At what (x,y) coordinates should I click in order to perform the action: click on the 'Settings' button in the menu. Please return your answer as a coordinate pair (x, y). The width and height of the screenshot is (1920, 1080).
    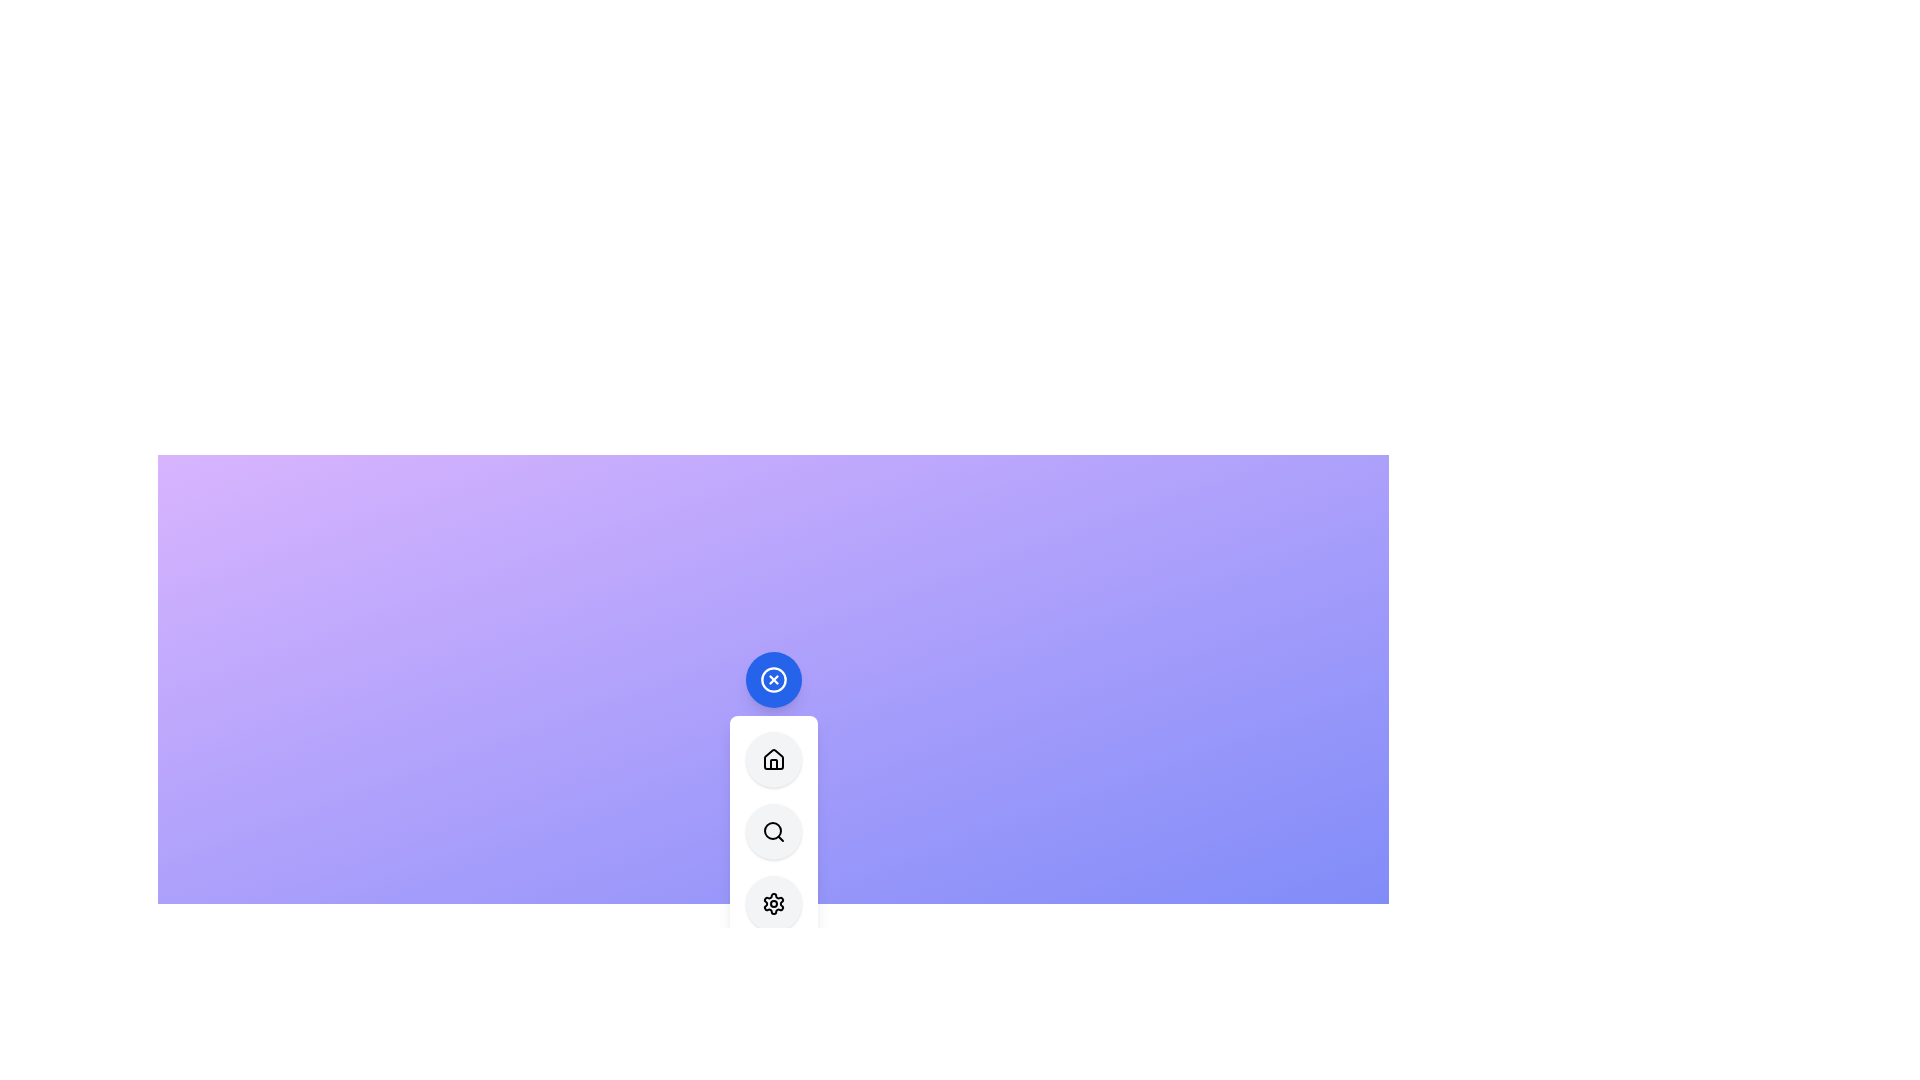
    Looking at the image, I should click on (772, 903).